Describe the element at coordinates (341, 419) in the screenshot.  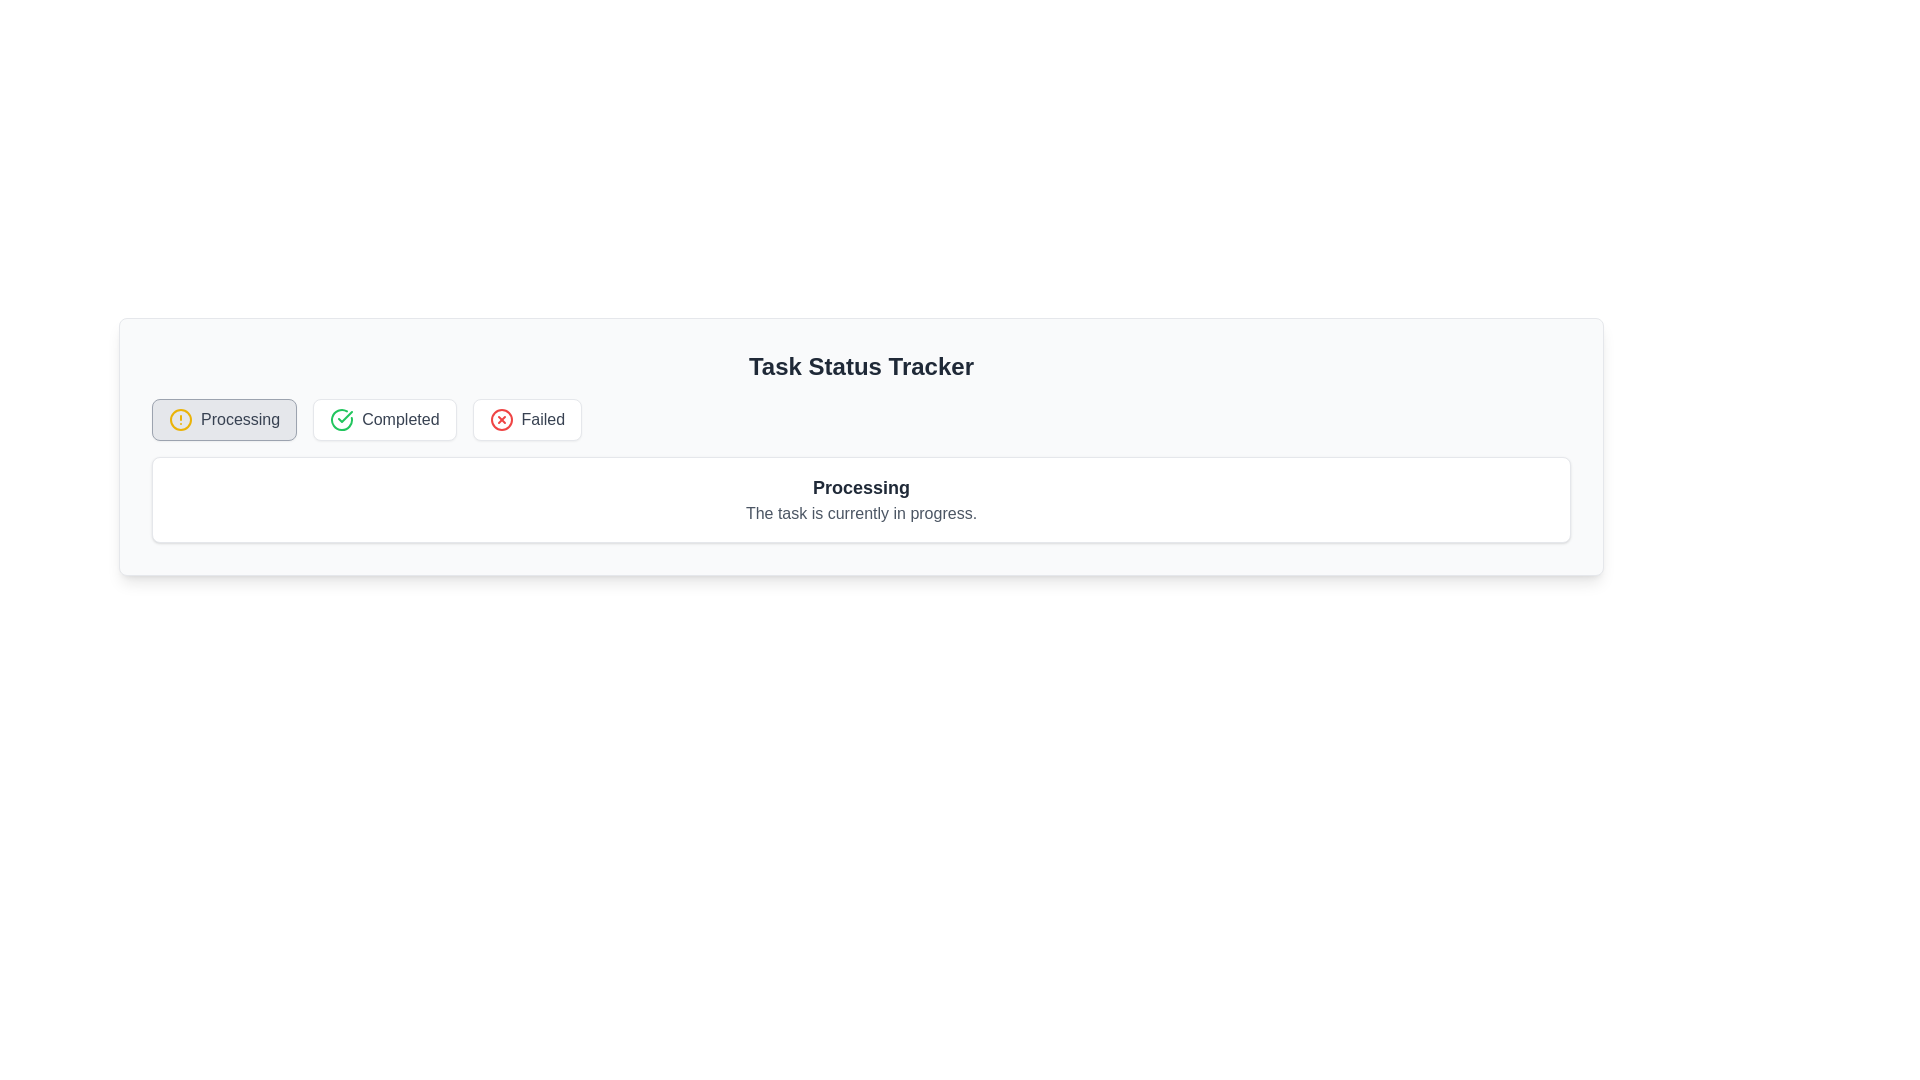
I see `the button labeled 'Completed' which signifies the 'Completed' status of a task, located between the 'Processing' icon and the 'Failed' icon` at that location.